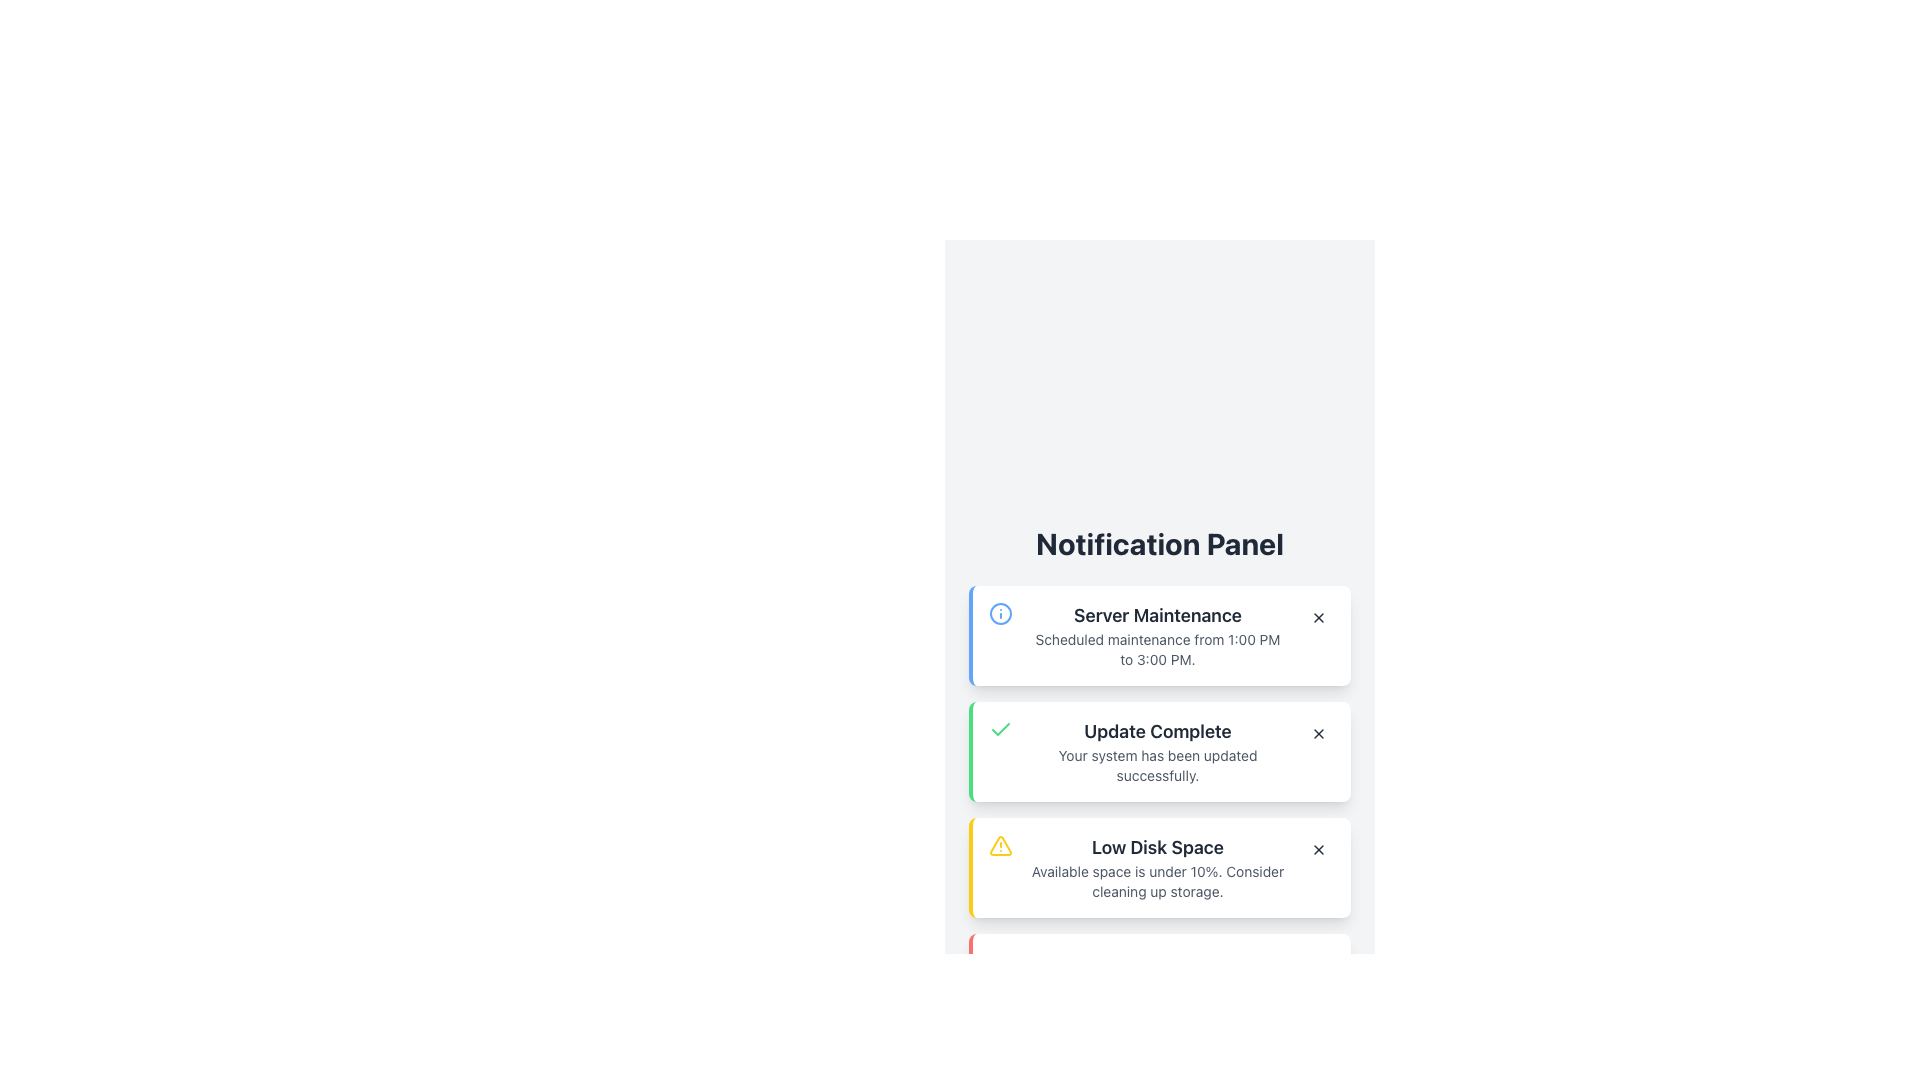 The height and width of the screenshot is (1080, 1920). I want to click on the Notification Box that displays server maintenance messages, located at the top left of the notification panel, so click(1160, 636).